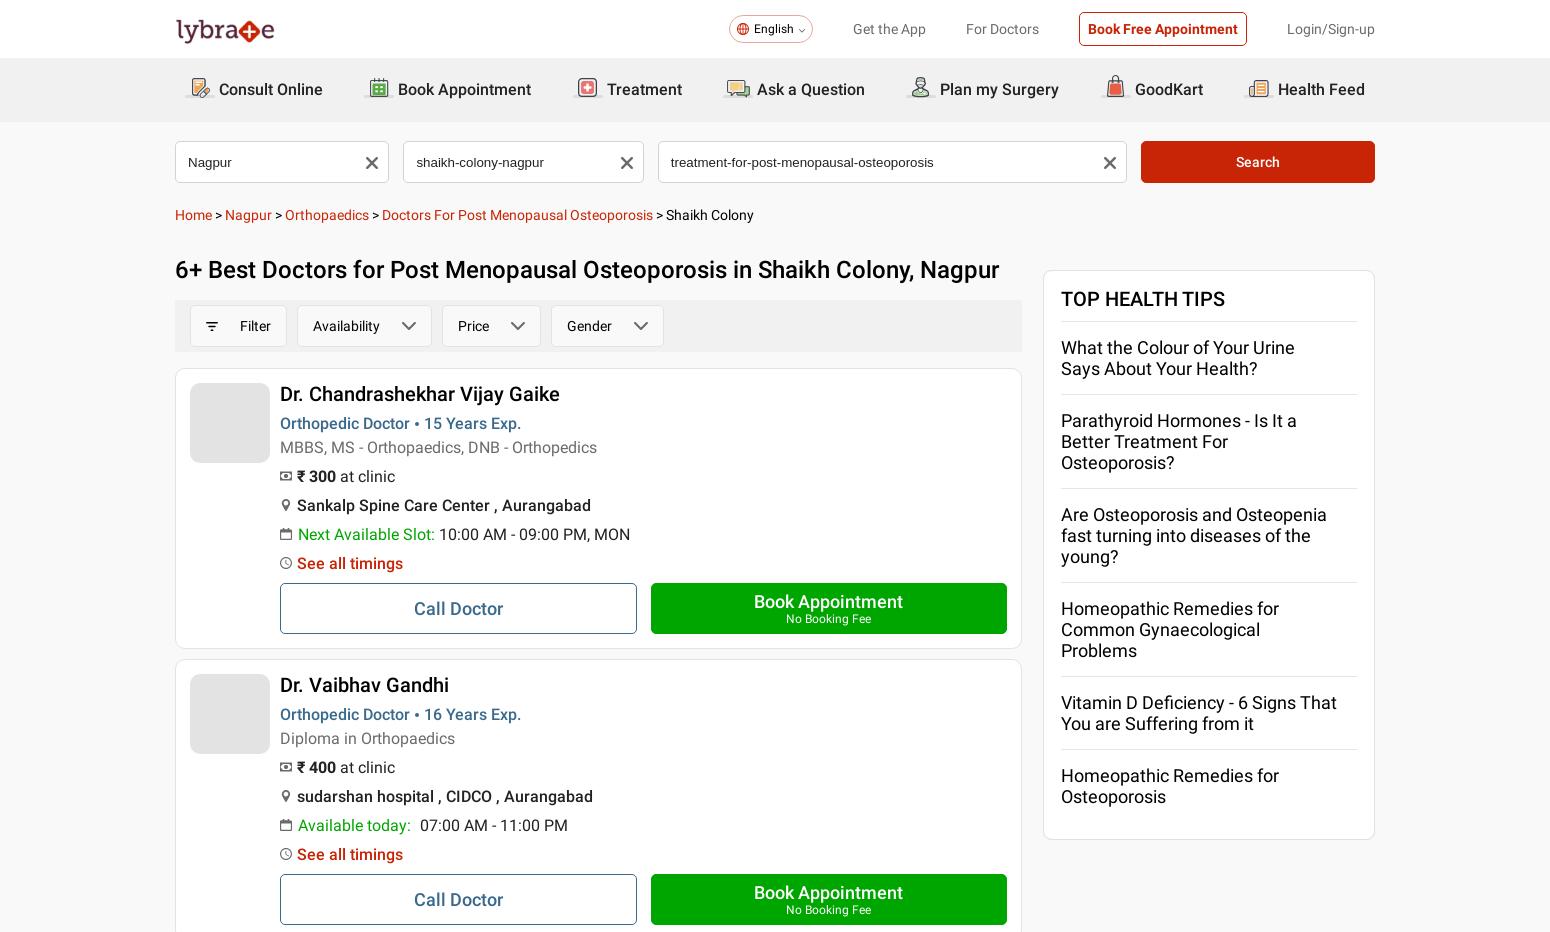  I want to click on 'Diploma in Orthopaedics', so click(279, 737).